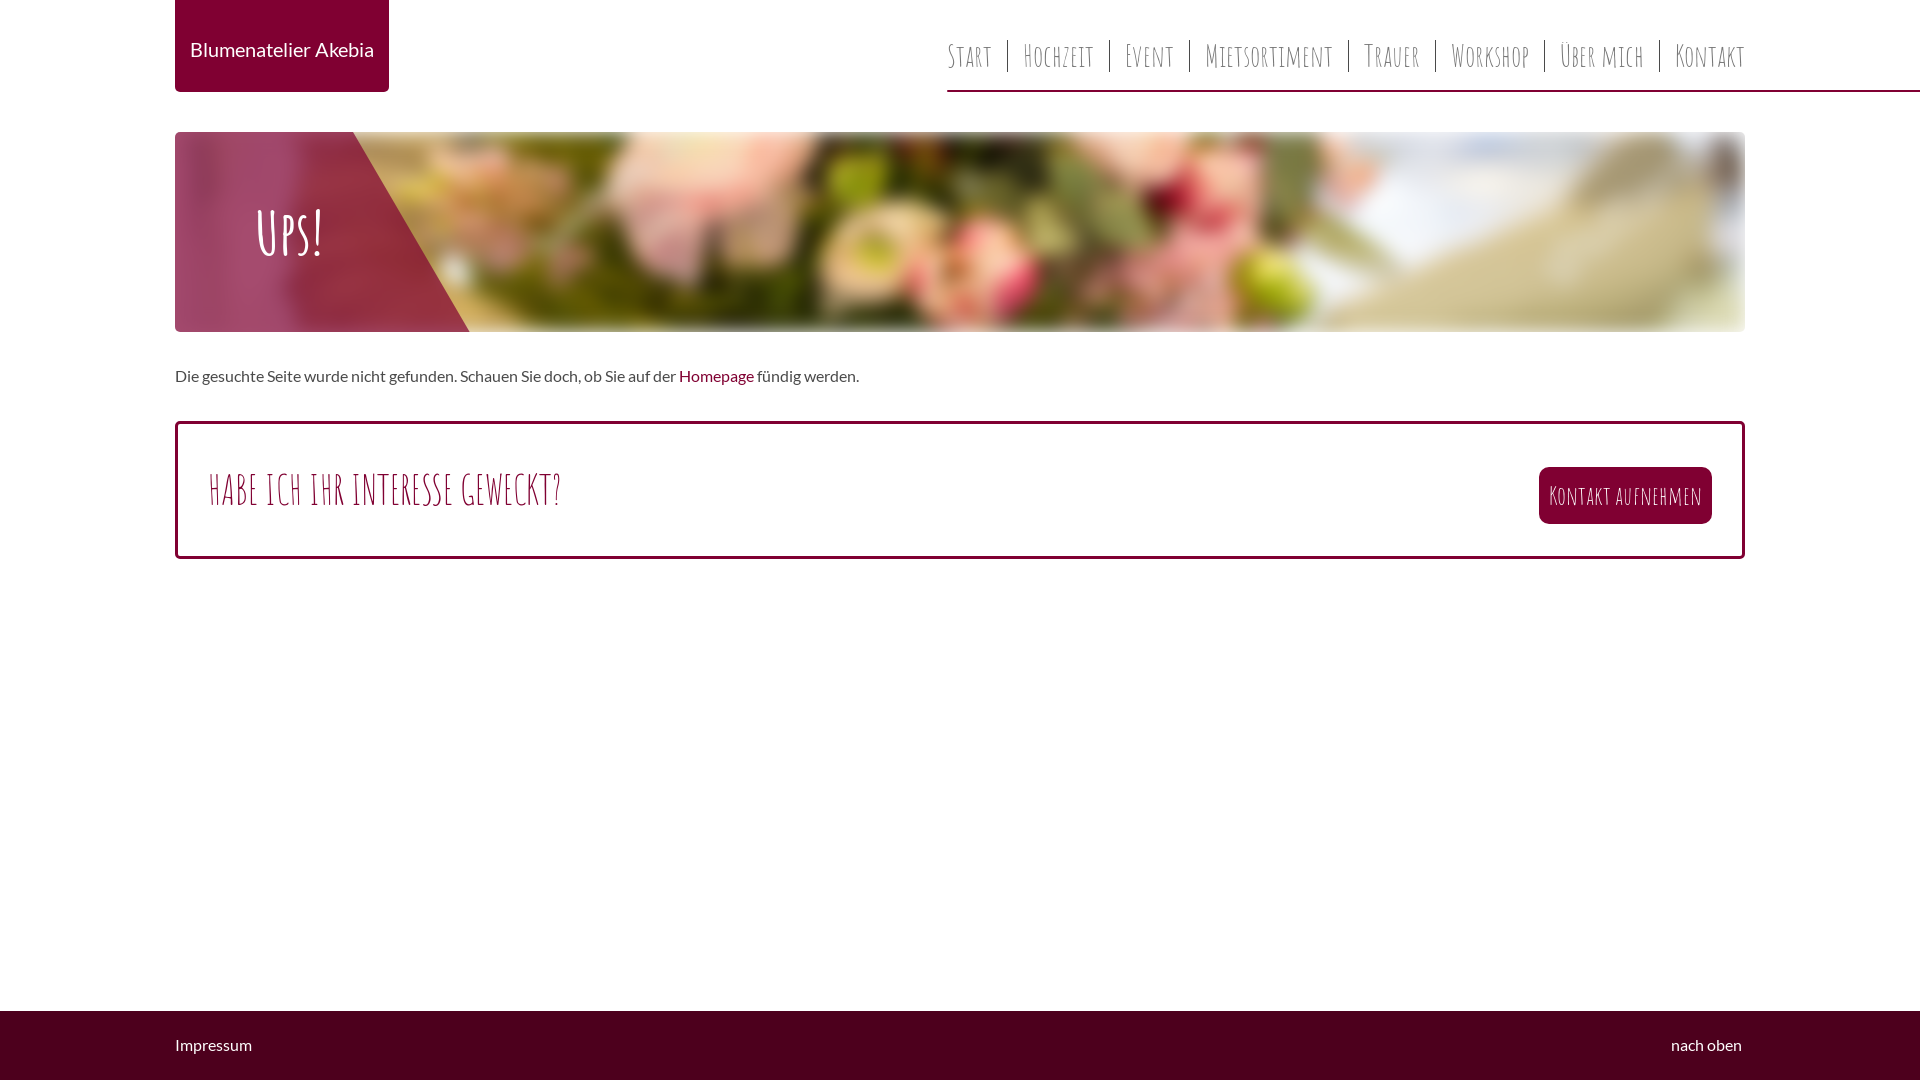  What do you see at coordinates (1348, 55) in the screenshot?
I see `'Trauer'` at bounding box center [1348, 55].